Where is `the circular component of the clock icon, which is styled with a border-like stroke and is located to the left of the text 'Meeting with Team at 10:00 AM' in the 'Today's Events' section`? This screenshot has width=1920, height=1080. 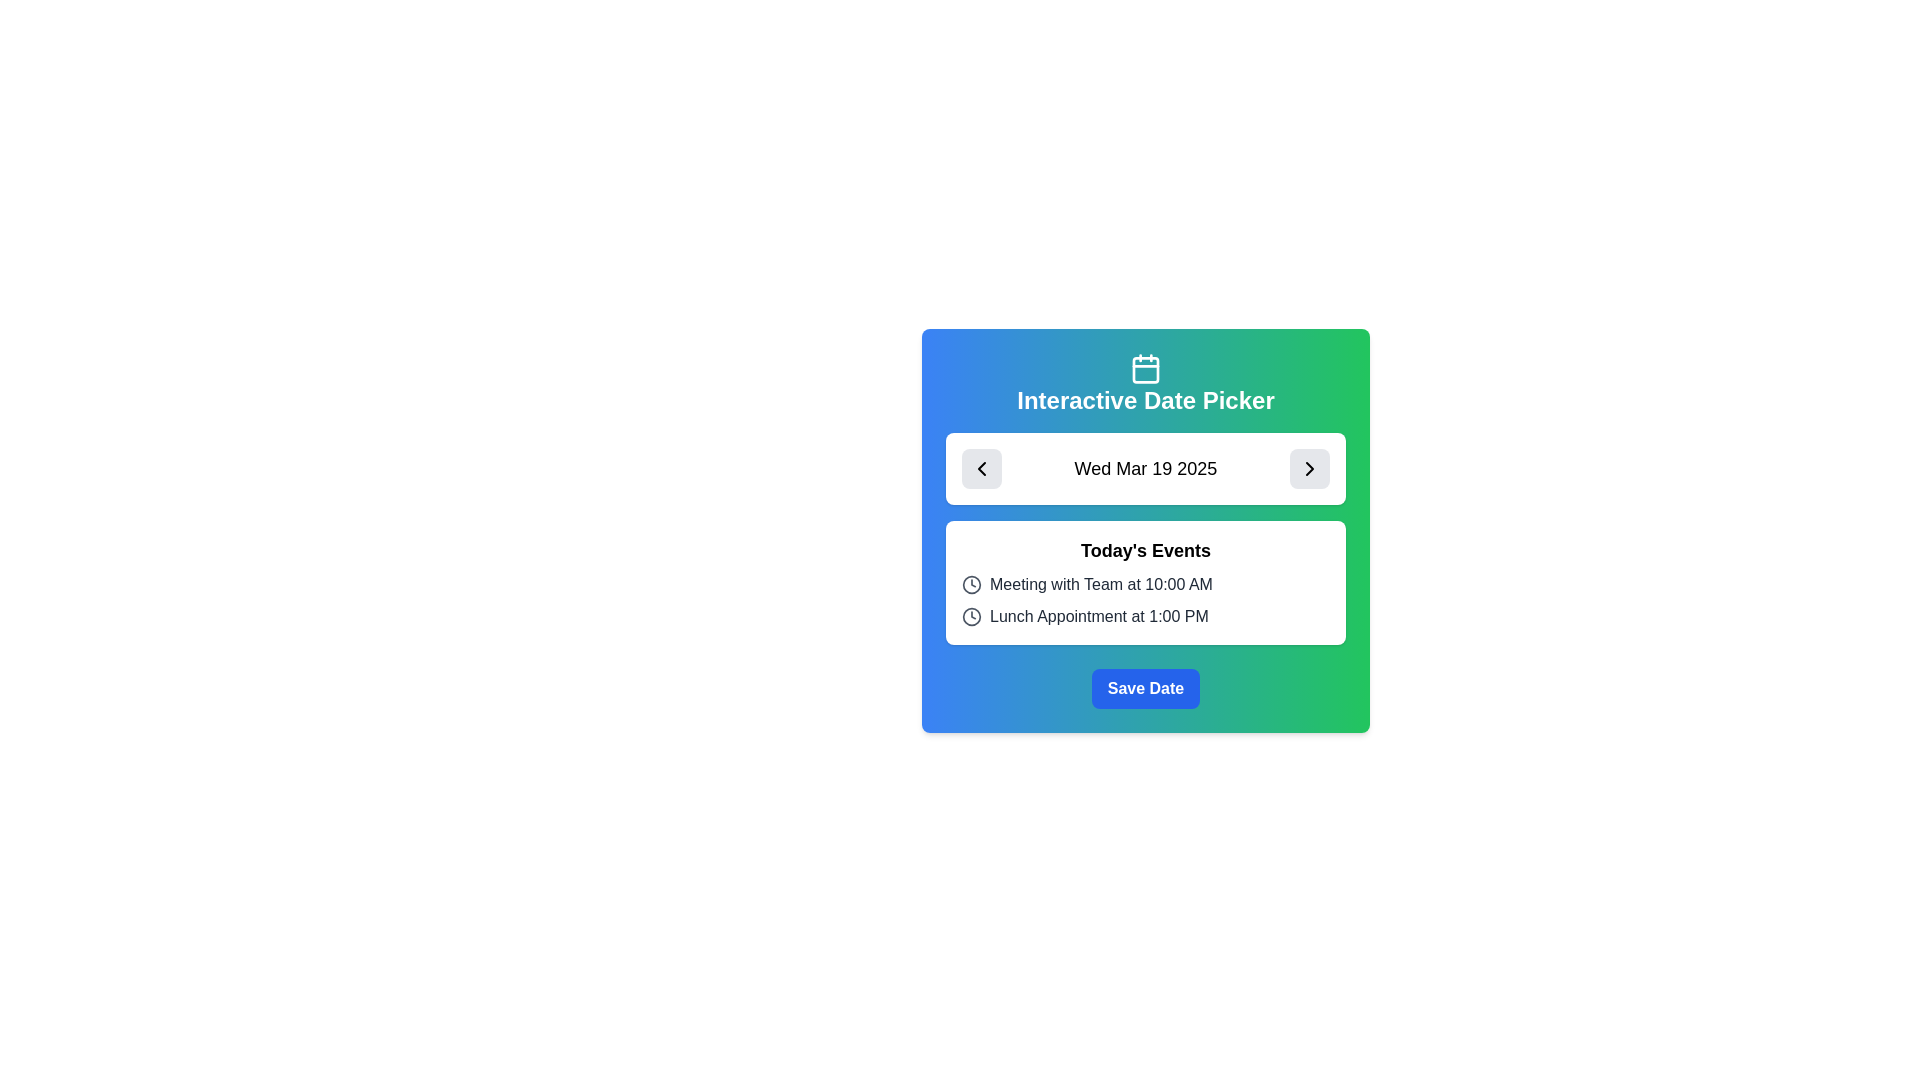
the circular component of the clock icon, which is styled with a border-like stroke and is located to the left of the text 'Meeting with Team at 10:00 AM' in the 'Today's Events' section is located at coordinates (971, 616).